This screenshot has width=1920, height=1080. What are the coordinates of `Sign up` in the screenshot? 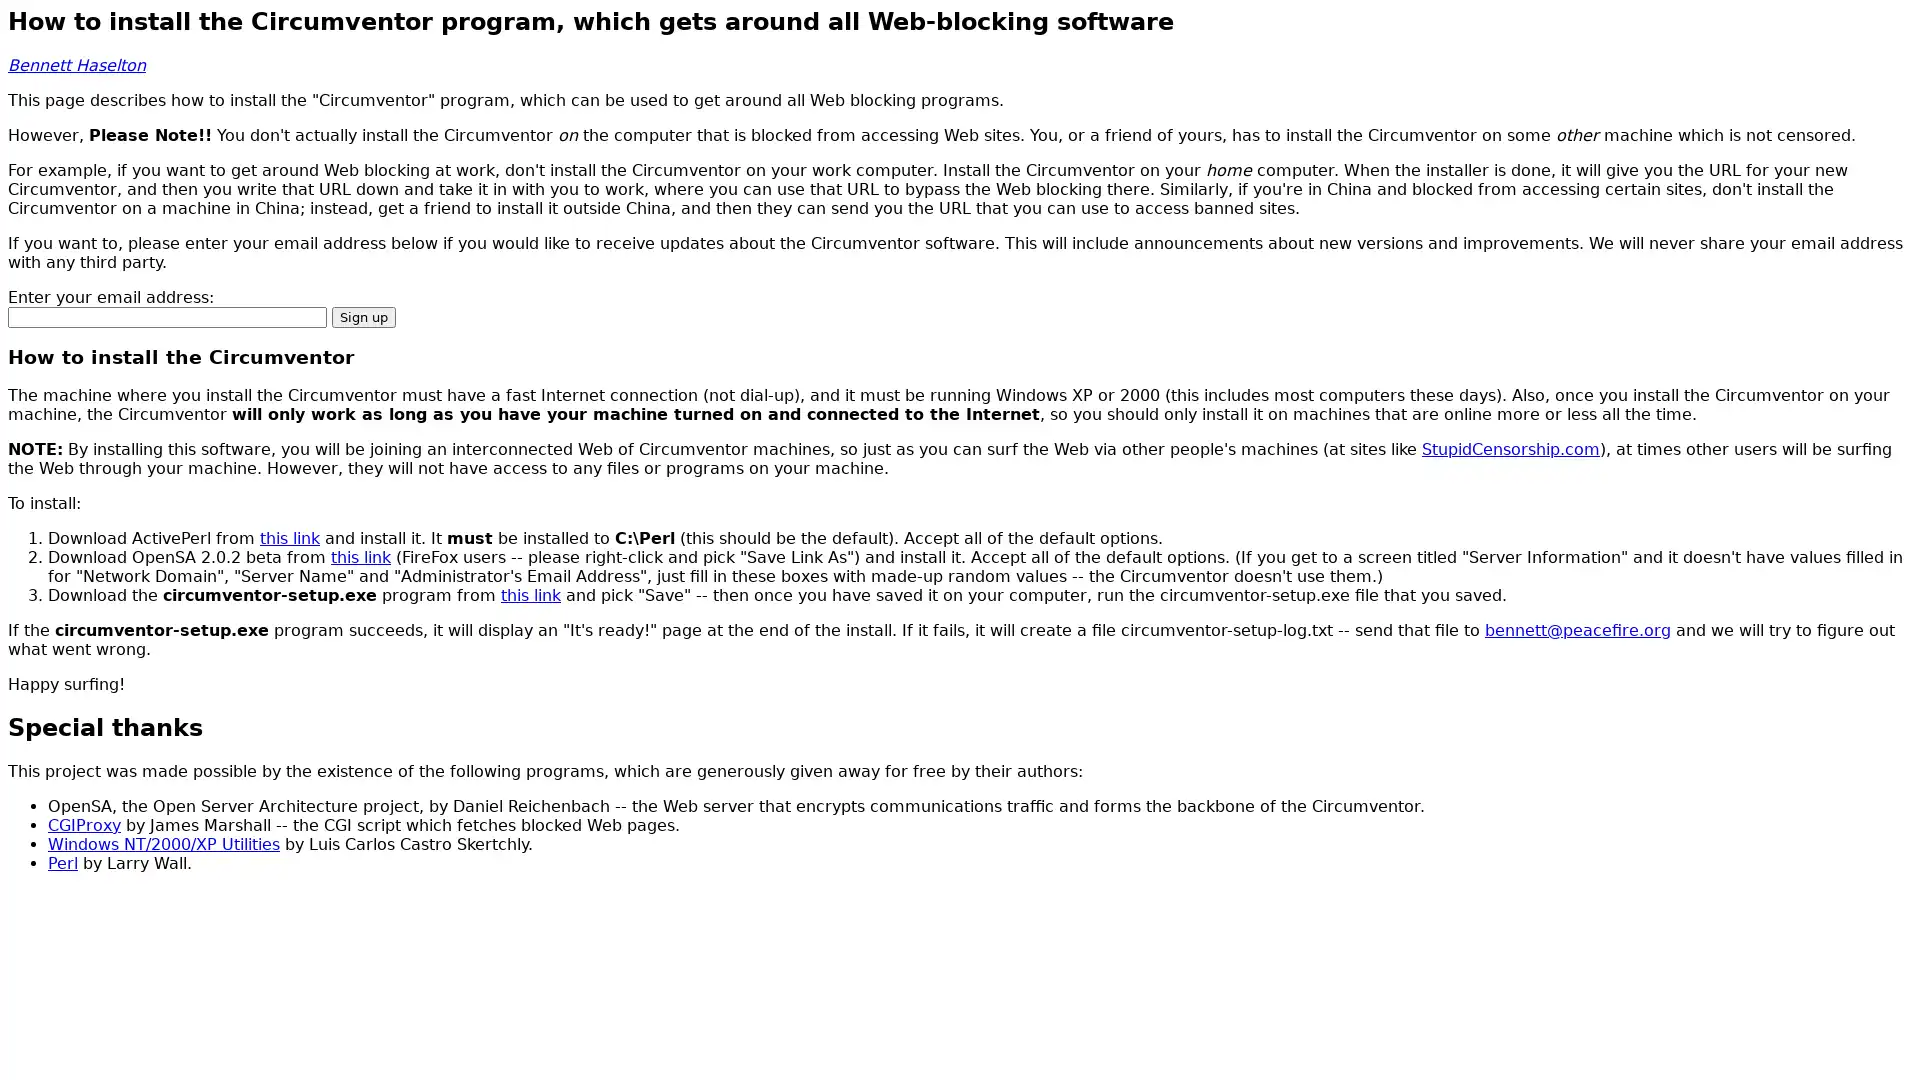 It's located at (364, 315).